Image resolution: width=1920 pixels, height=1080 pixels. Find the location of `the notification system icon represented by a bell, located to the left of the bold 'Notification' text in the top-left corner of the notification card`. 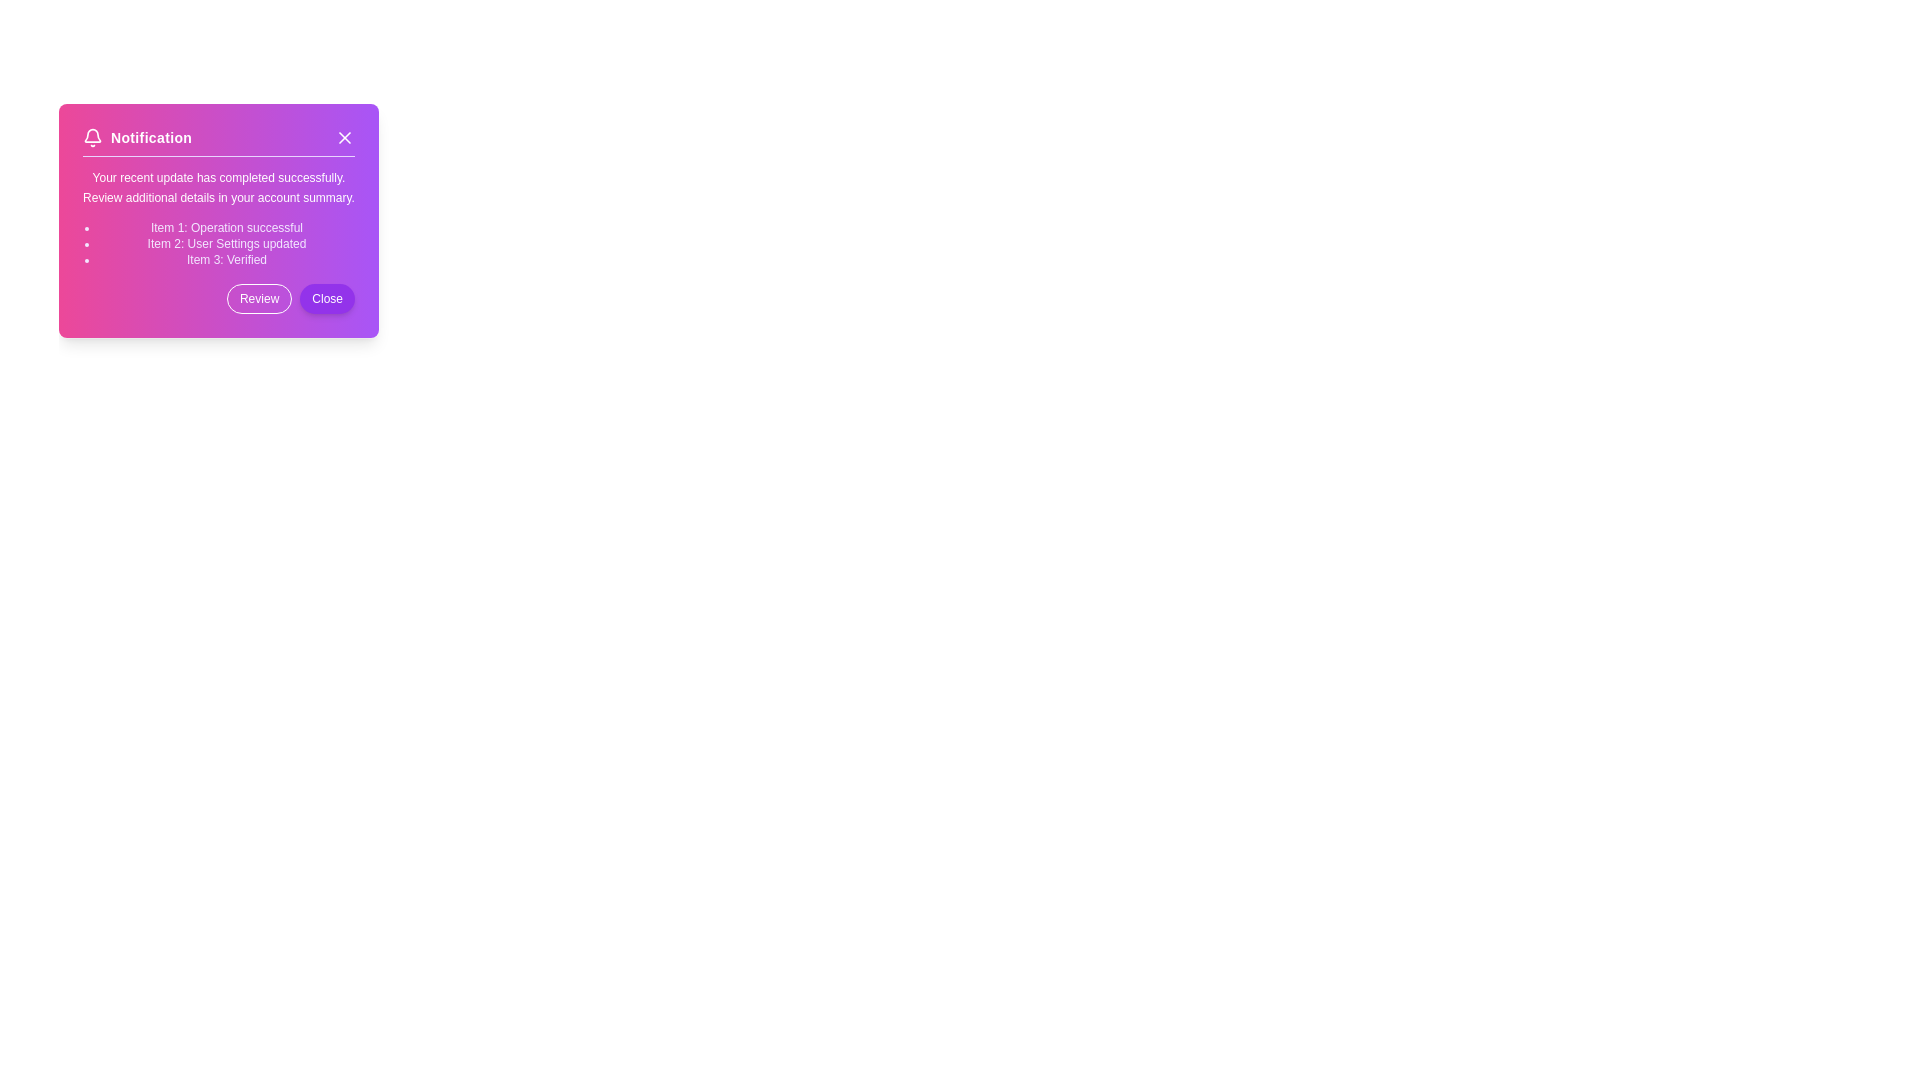

the notification system icon represented by a bell, located to the left of the bold 'Notification' text in the top-left corner of the notification card is located at coordinates (91, 137).